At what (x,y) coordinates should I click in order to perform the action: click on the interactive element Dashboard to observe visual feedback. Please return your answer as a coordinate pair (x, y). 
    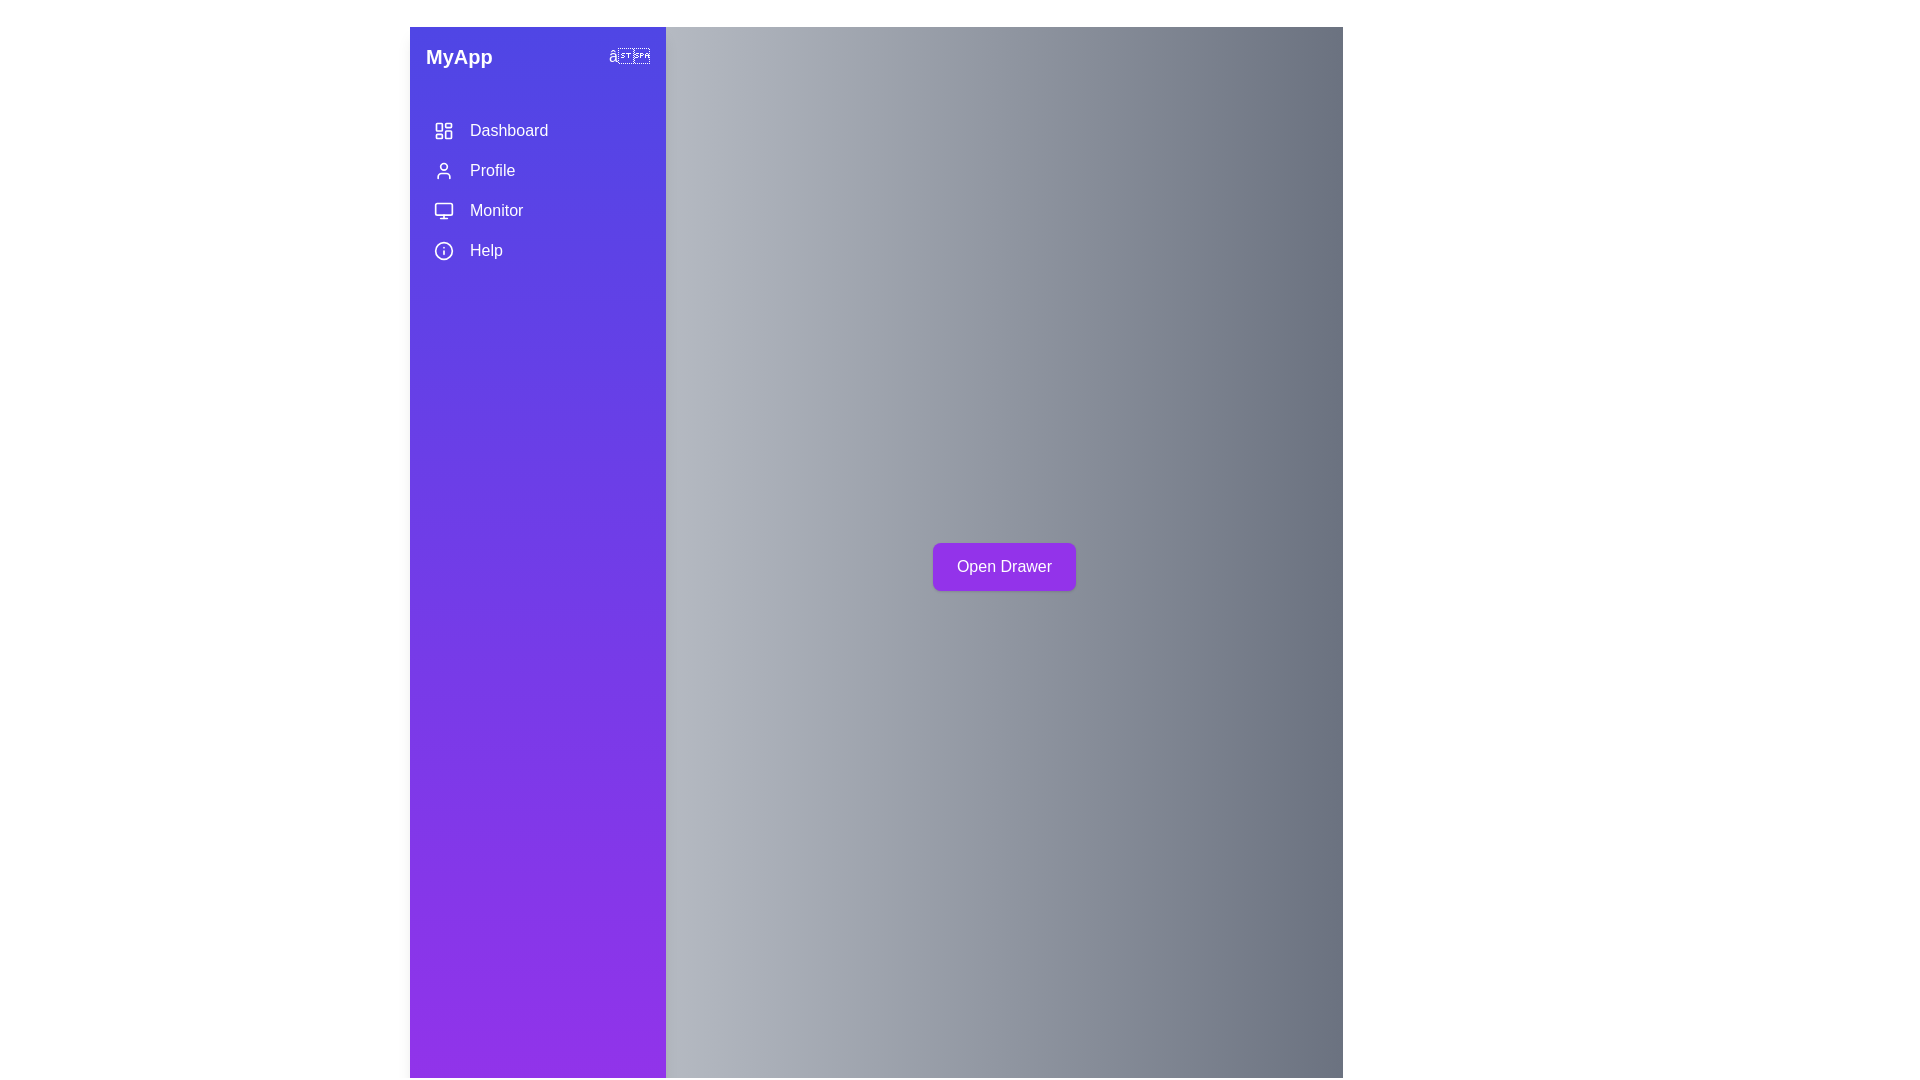
    Looking at the image, I should click on (537, 131).